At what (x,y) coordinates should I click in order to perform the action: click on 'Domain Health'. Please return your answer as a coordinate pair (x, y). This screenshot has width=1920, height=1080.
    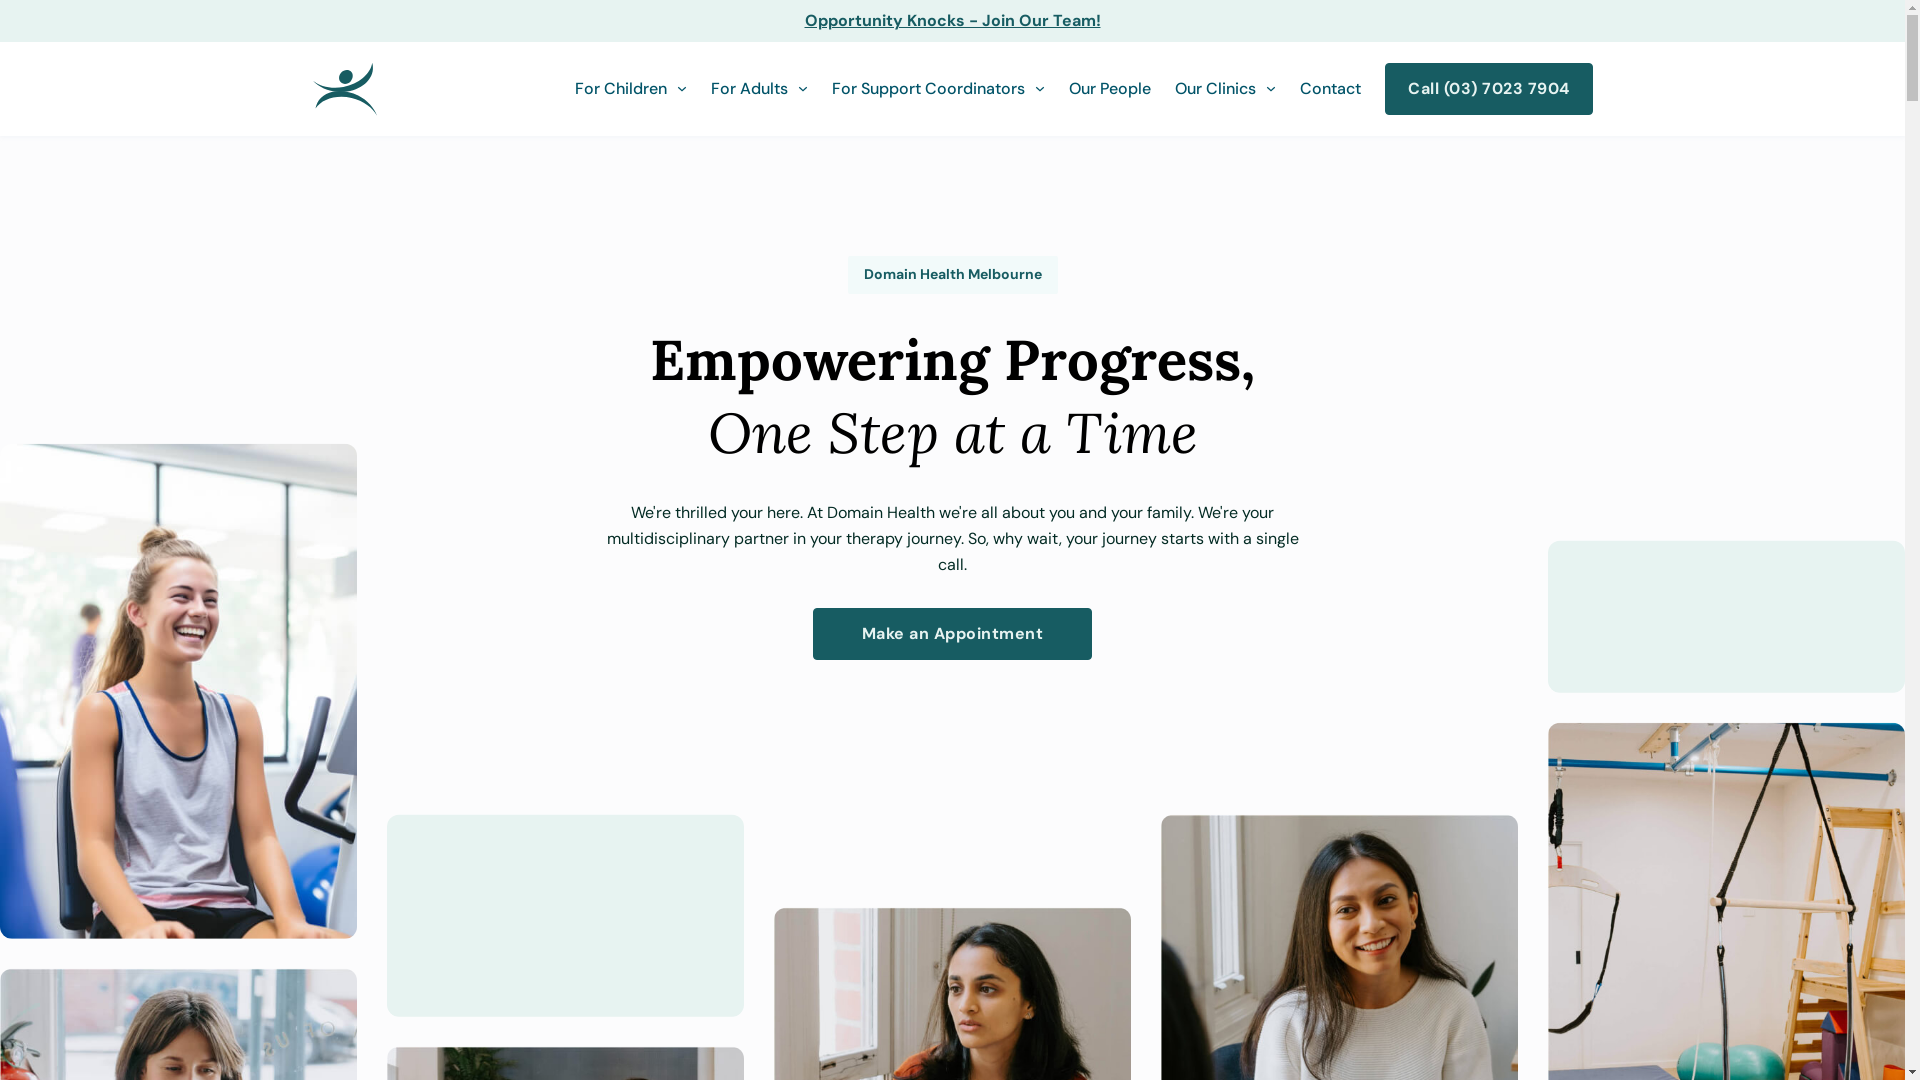
    Looking at the image, I should click on (344, 87).